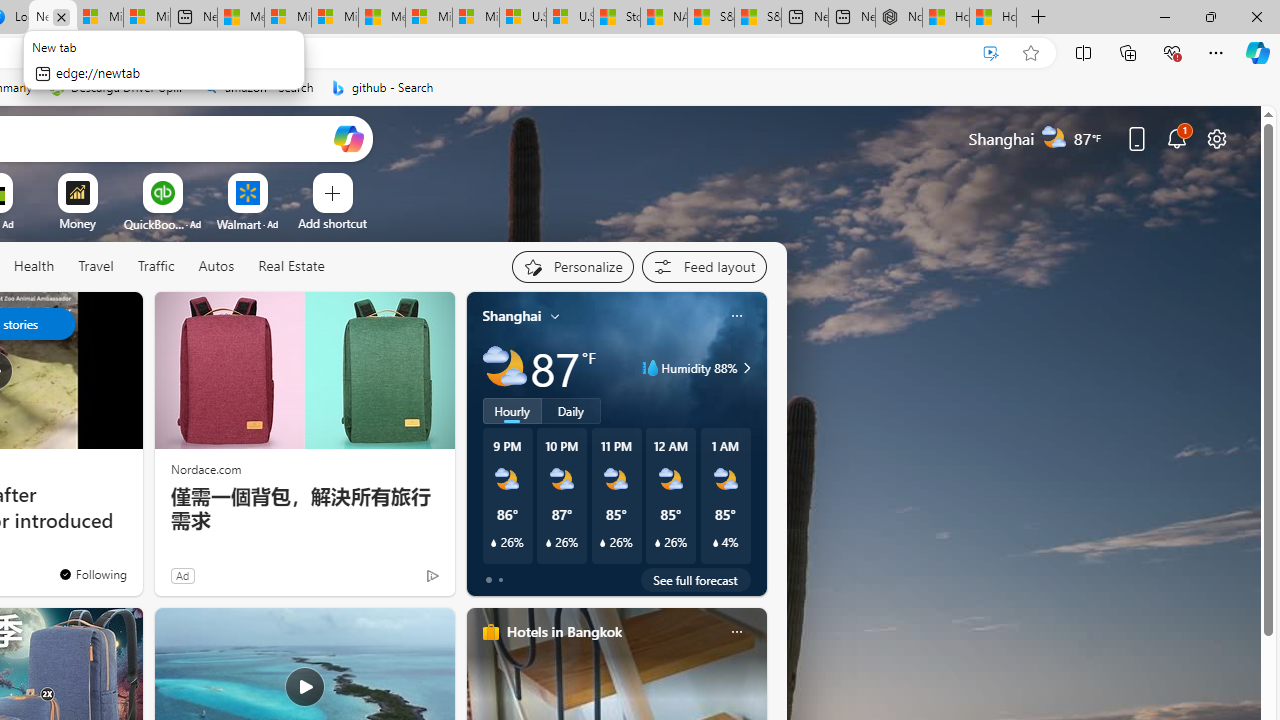  Describe the element at coordinates (756, 17) in the screenshot. I see `'S&P 500, Nasdaq end lower, weighed by Nvidia dip | Watch'` at that location.